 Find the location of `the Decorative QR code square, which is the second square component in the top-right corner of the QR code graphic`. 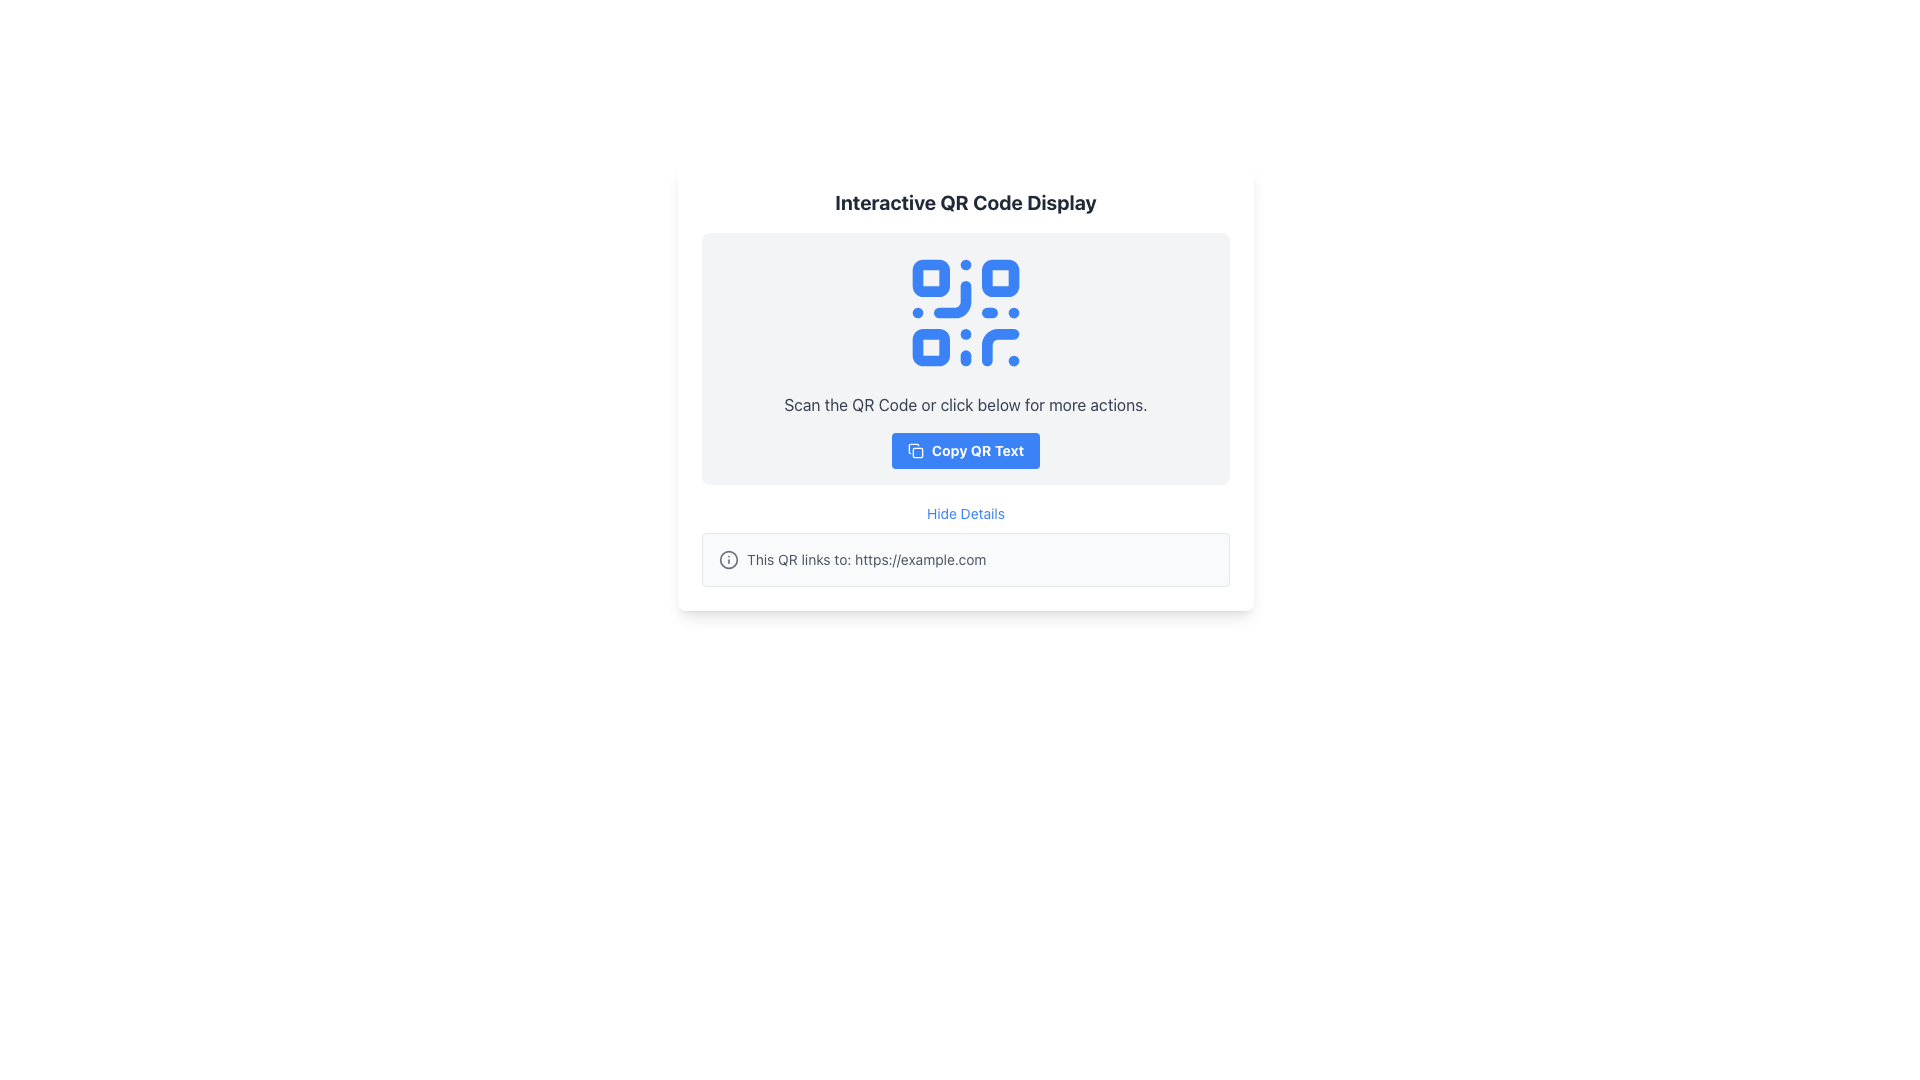

the Decorative QR code square, which is the second square component in the top-right corner of the QR code graphic is located at coordinates (1000, 278).